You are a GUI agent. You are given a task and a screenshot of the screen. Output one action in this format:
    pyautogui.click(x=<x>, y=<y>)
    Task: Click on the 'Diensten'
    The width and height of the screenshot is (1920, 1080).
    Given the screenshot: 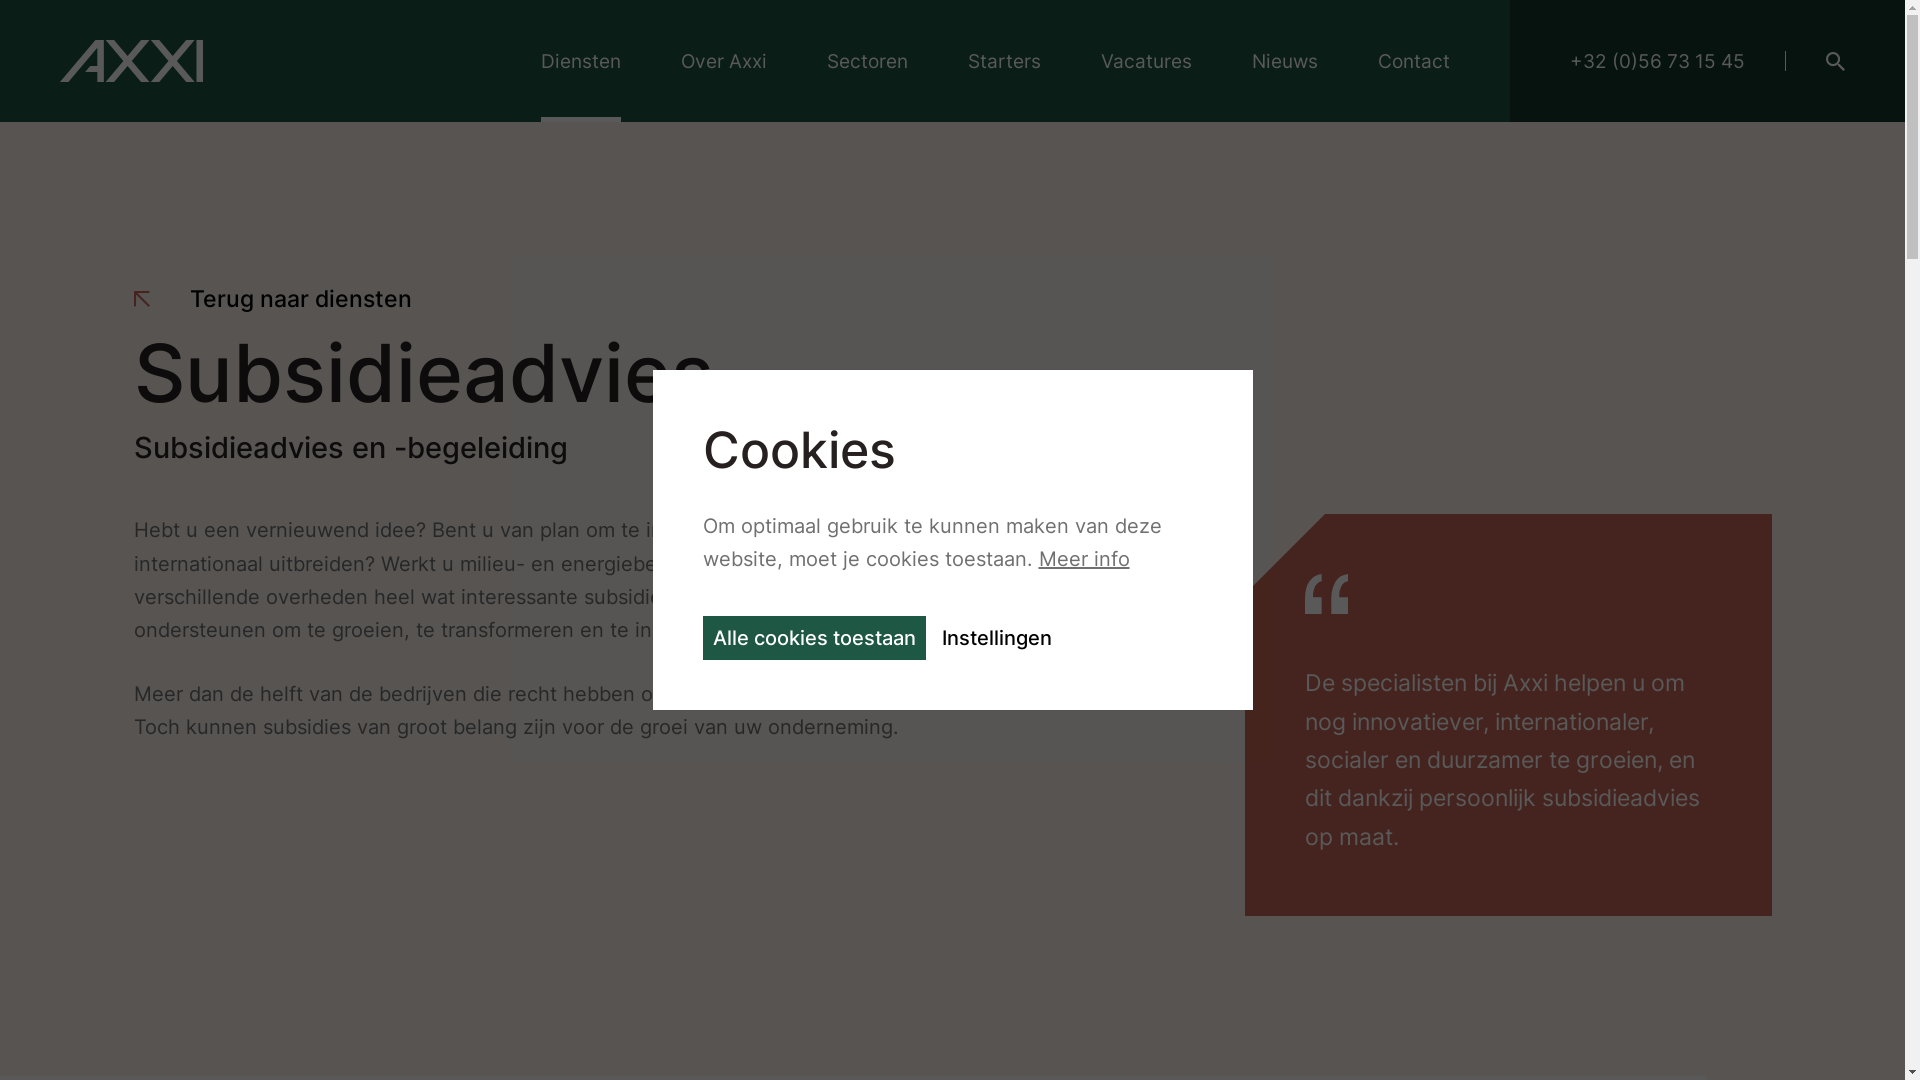 What is the action you would take?
    pyautogui.click(x=579, y=60)
    